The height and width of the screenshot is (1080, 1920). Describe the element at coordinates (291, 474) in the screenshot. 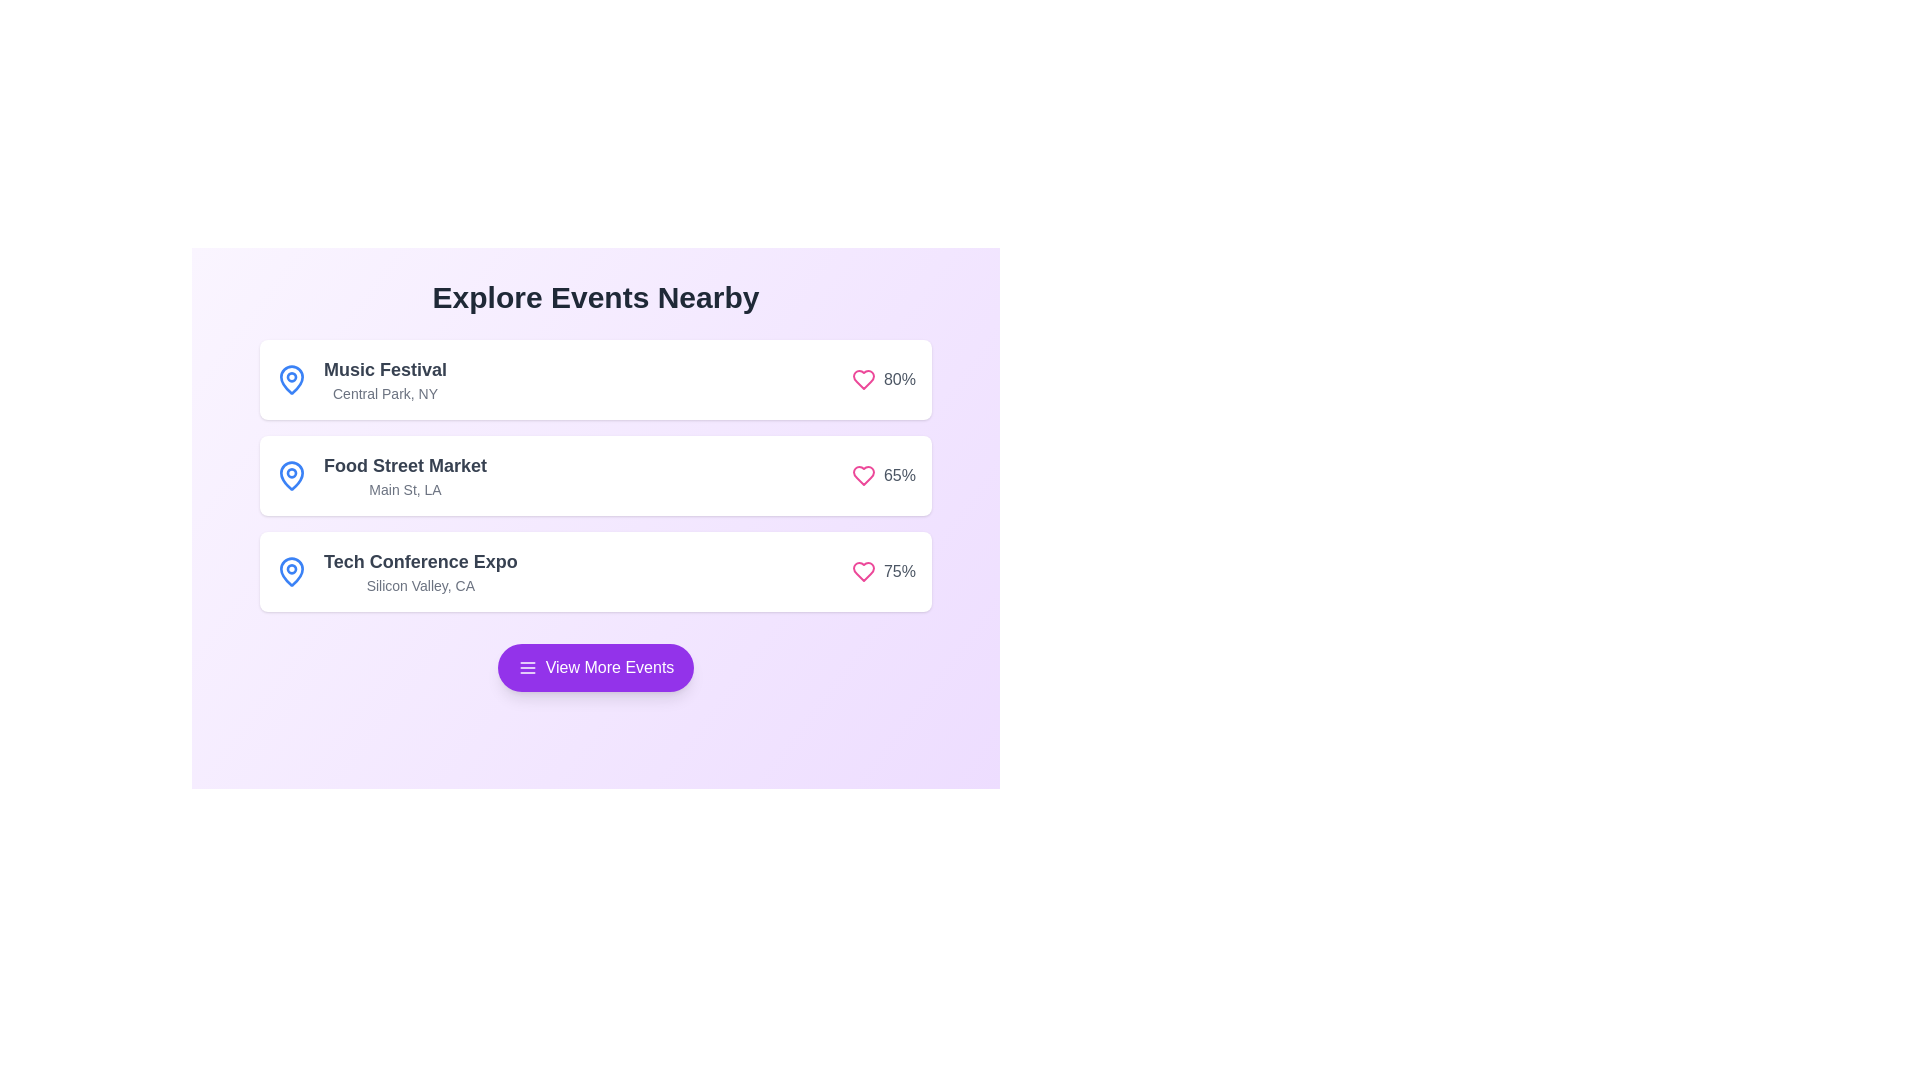

I see `SVG structure by clicking on the icon located to the left of the 'Food Street Market' list item, which serves as a visual indicator or symbol` at that location.